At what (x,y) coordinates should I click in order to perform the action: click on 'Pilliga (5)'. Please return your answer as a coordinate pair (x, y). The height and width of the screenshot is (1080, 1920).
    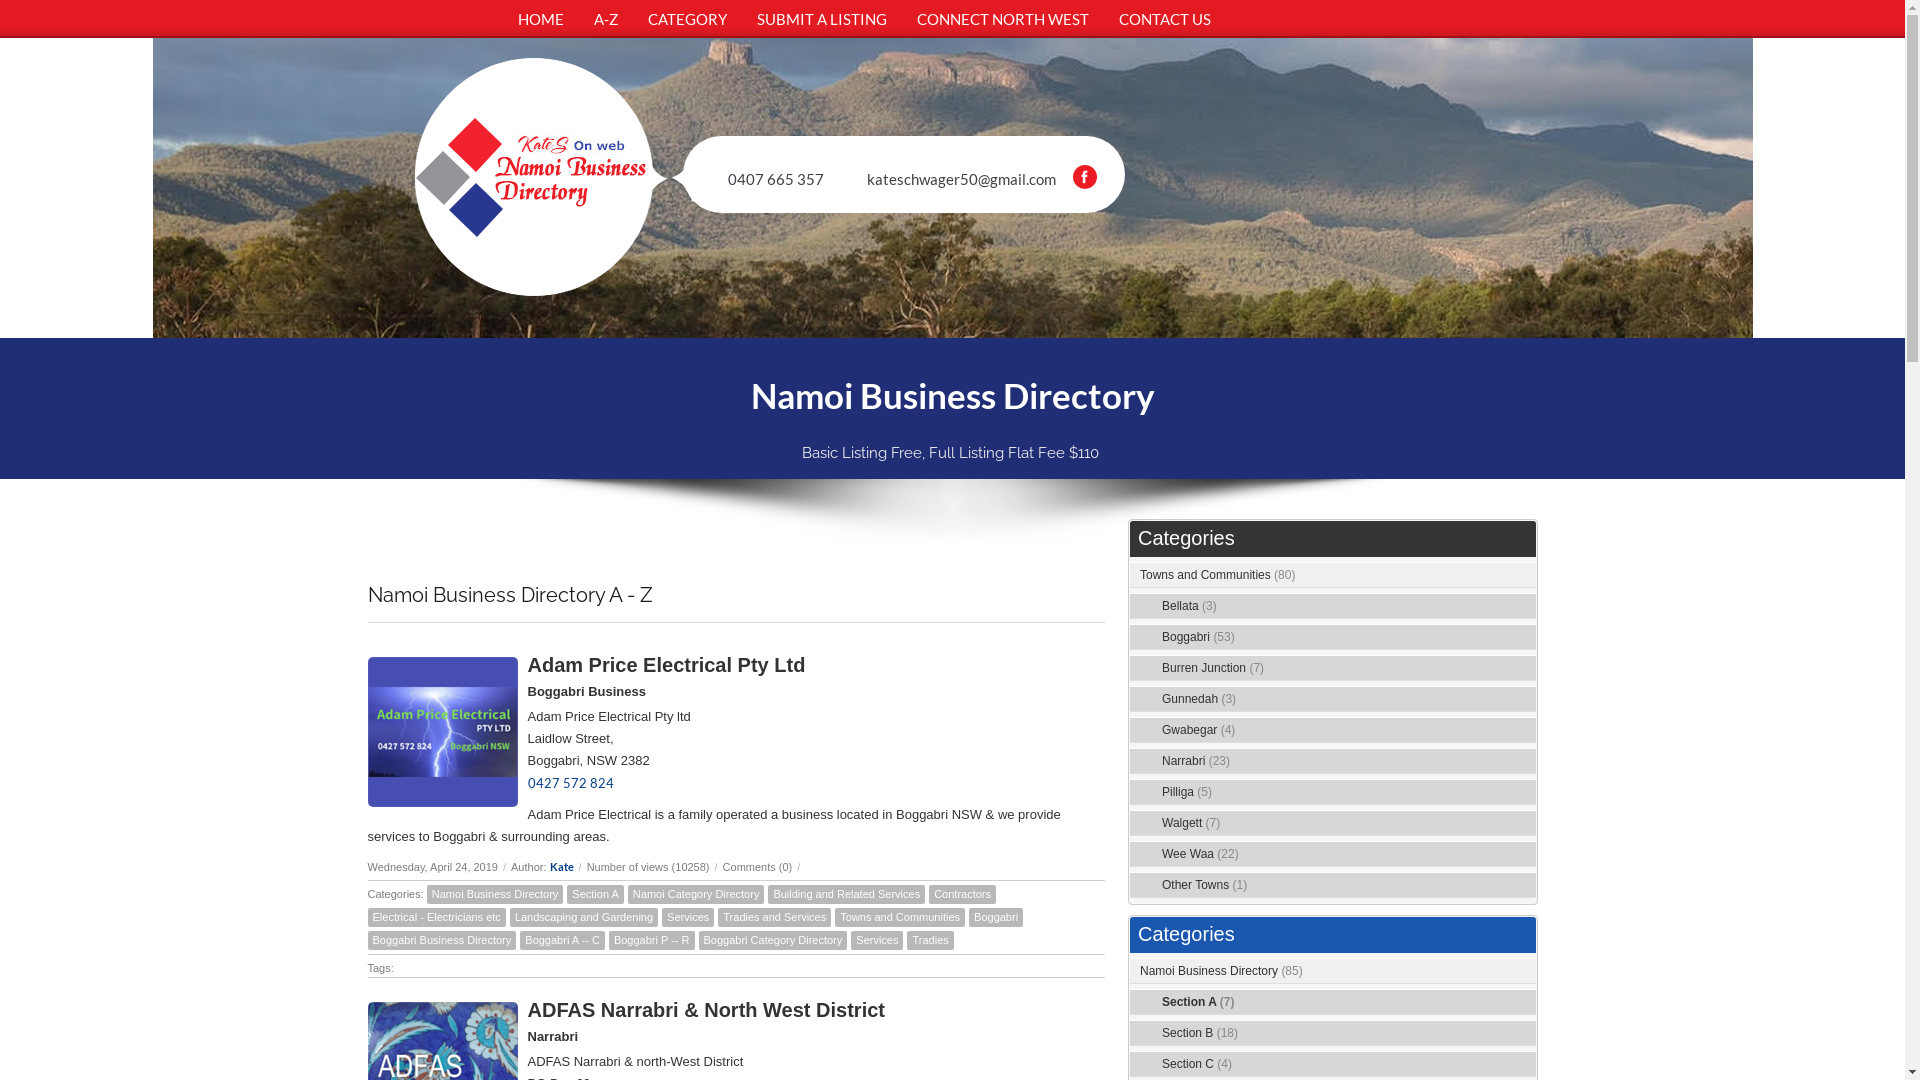
    Looking at the image, I should click on (1186, 790).